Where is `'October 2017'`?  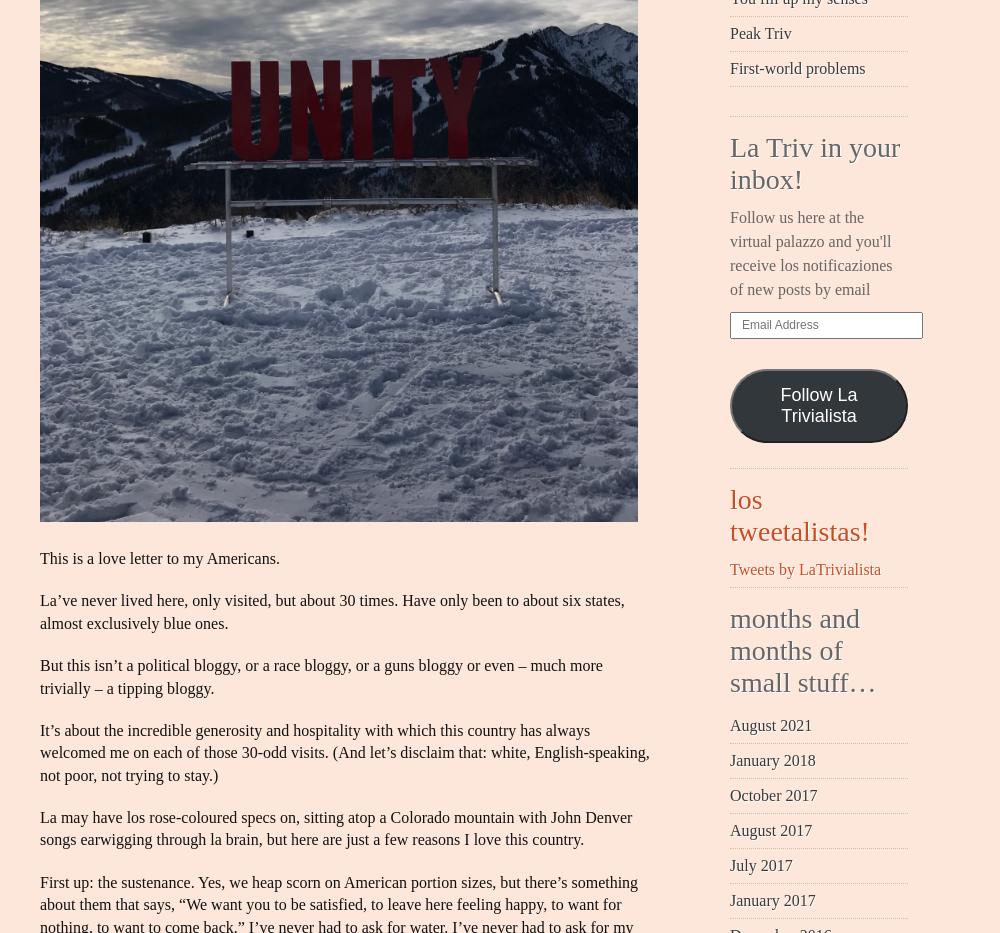 'October 2017' is located at coordinates (729, 794).